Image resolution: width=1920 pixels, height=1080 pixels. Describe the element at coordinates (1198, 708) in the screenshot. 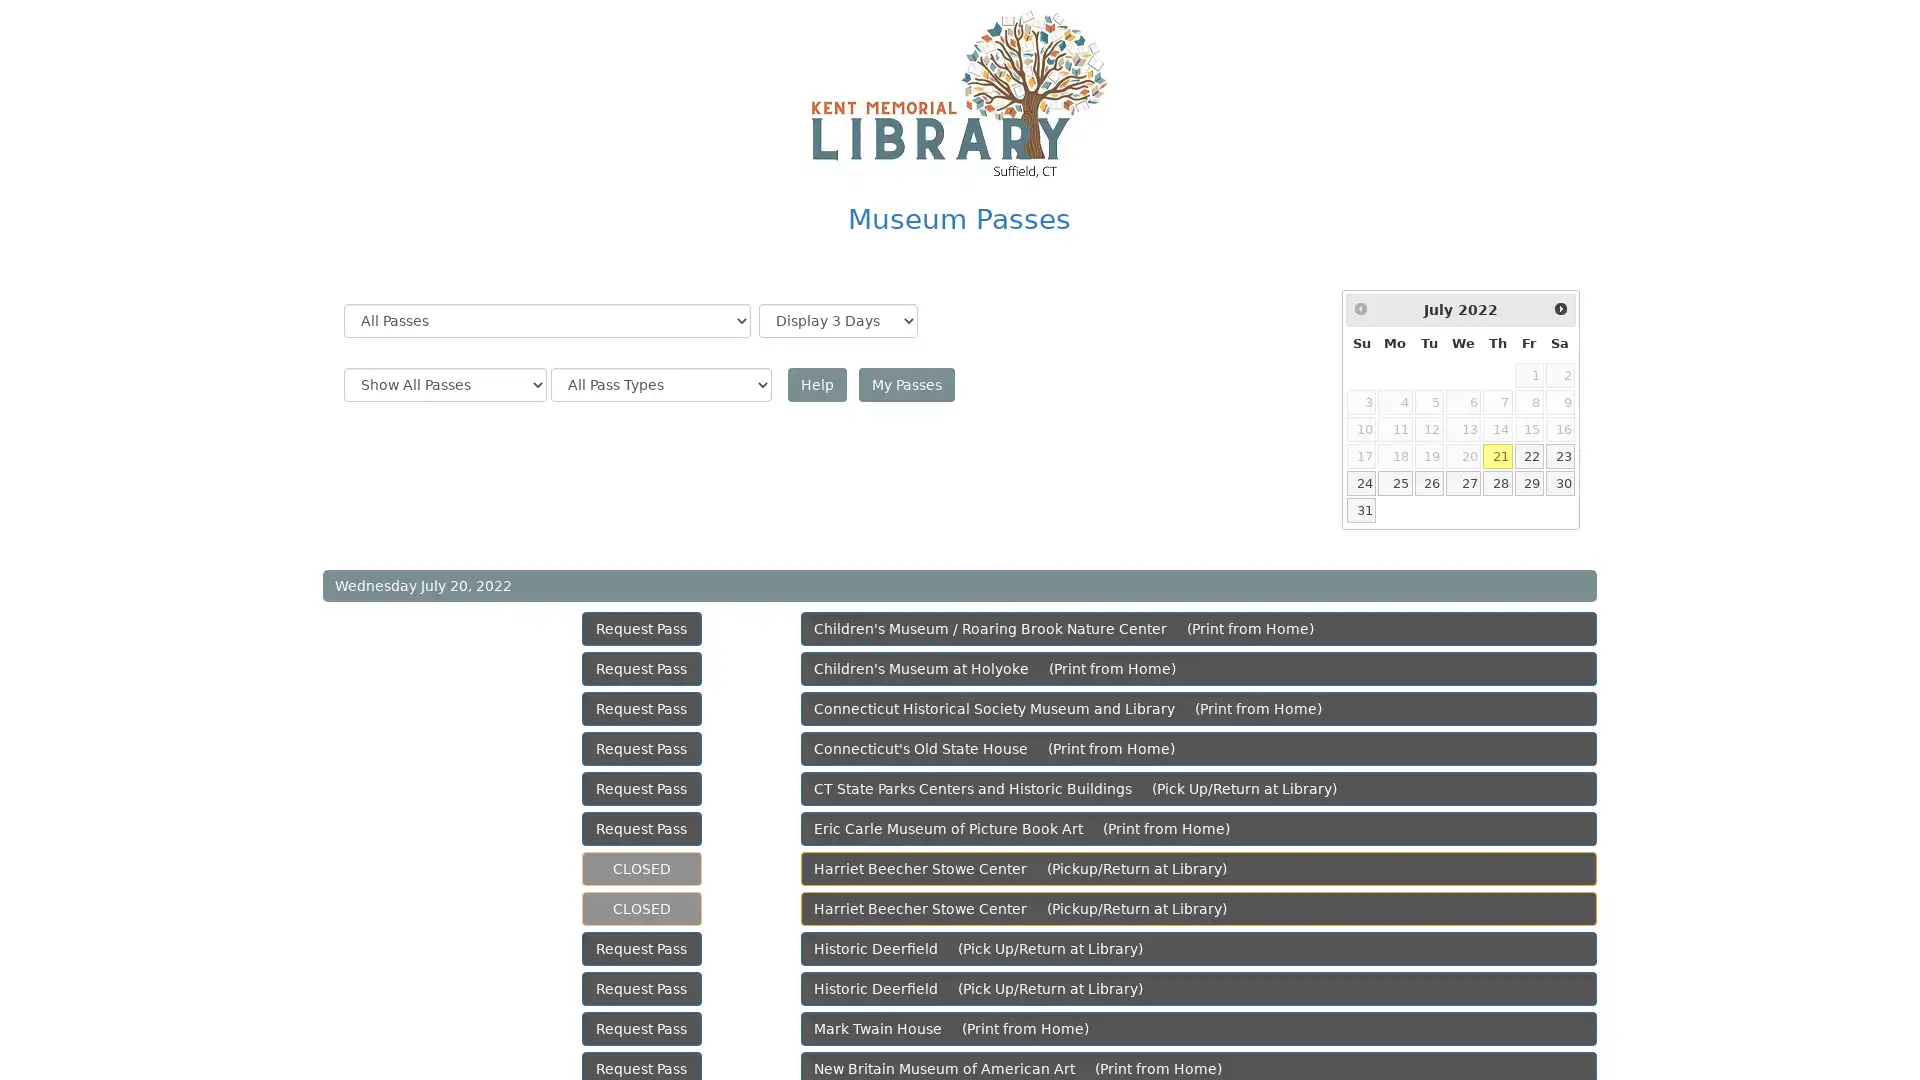

I see `Connecticut Historical Society Museum and Library     (Print from Home)` at that location.